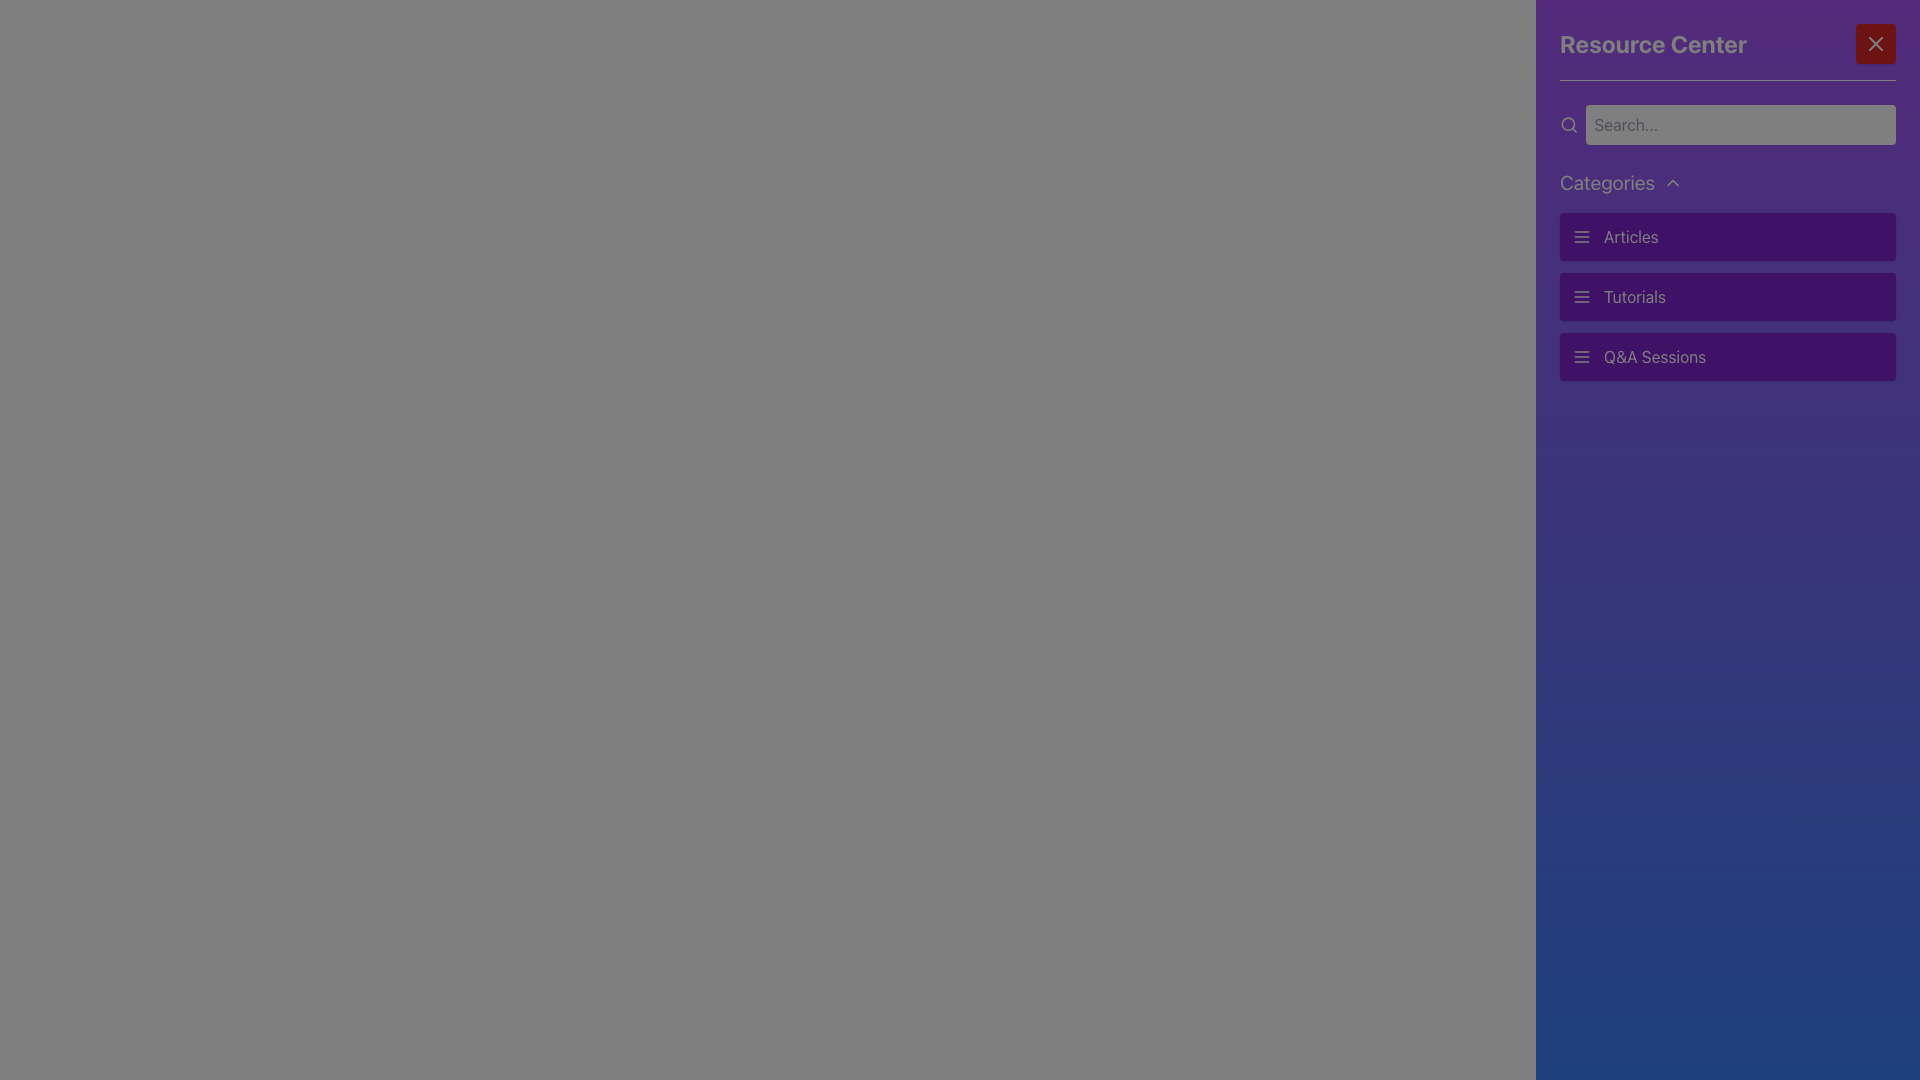  Describe the element at coordinates (1875, 43) in the screenshot. I see `the close button located at the top-right corner of the 'Resource Center' interface` at that location.